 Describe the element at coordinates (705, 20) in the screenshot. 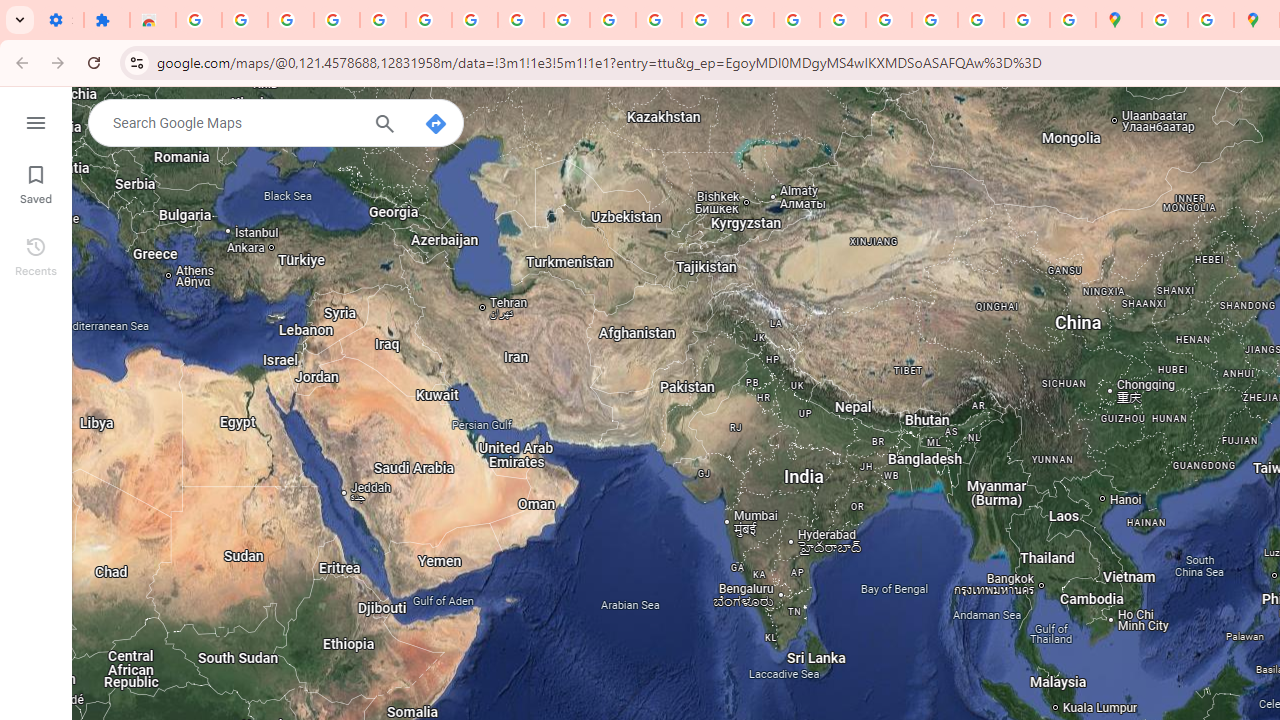

I see `'https://scholar.google.com/'` at that location.